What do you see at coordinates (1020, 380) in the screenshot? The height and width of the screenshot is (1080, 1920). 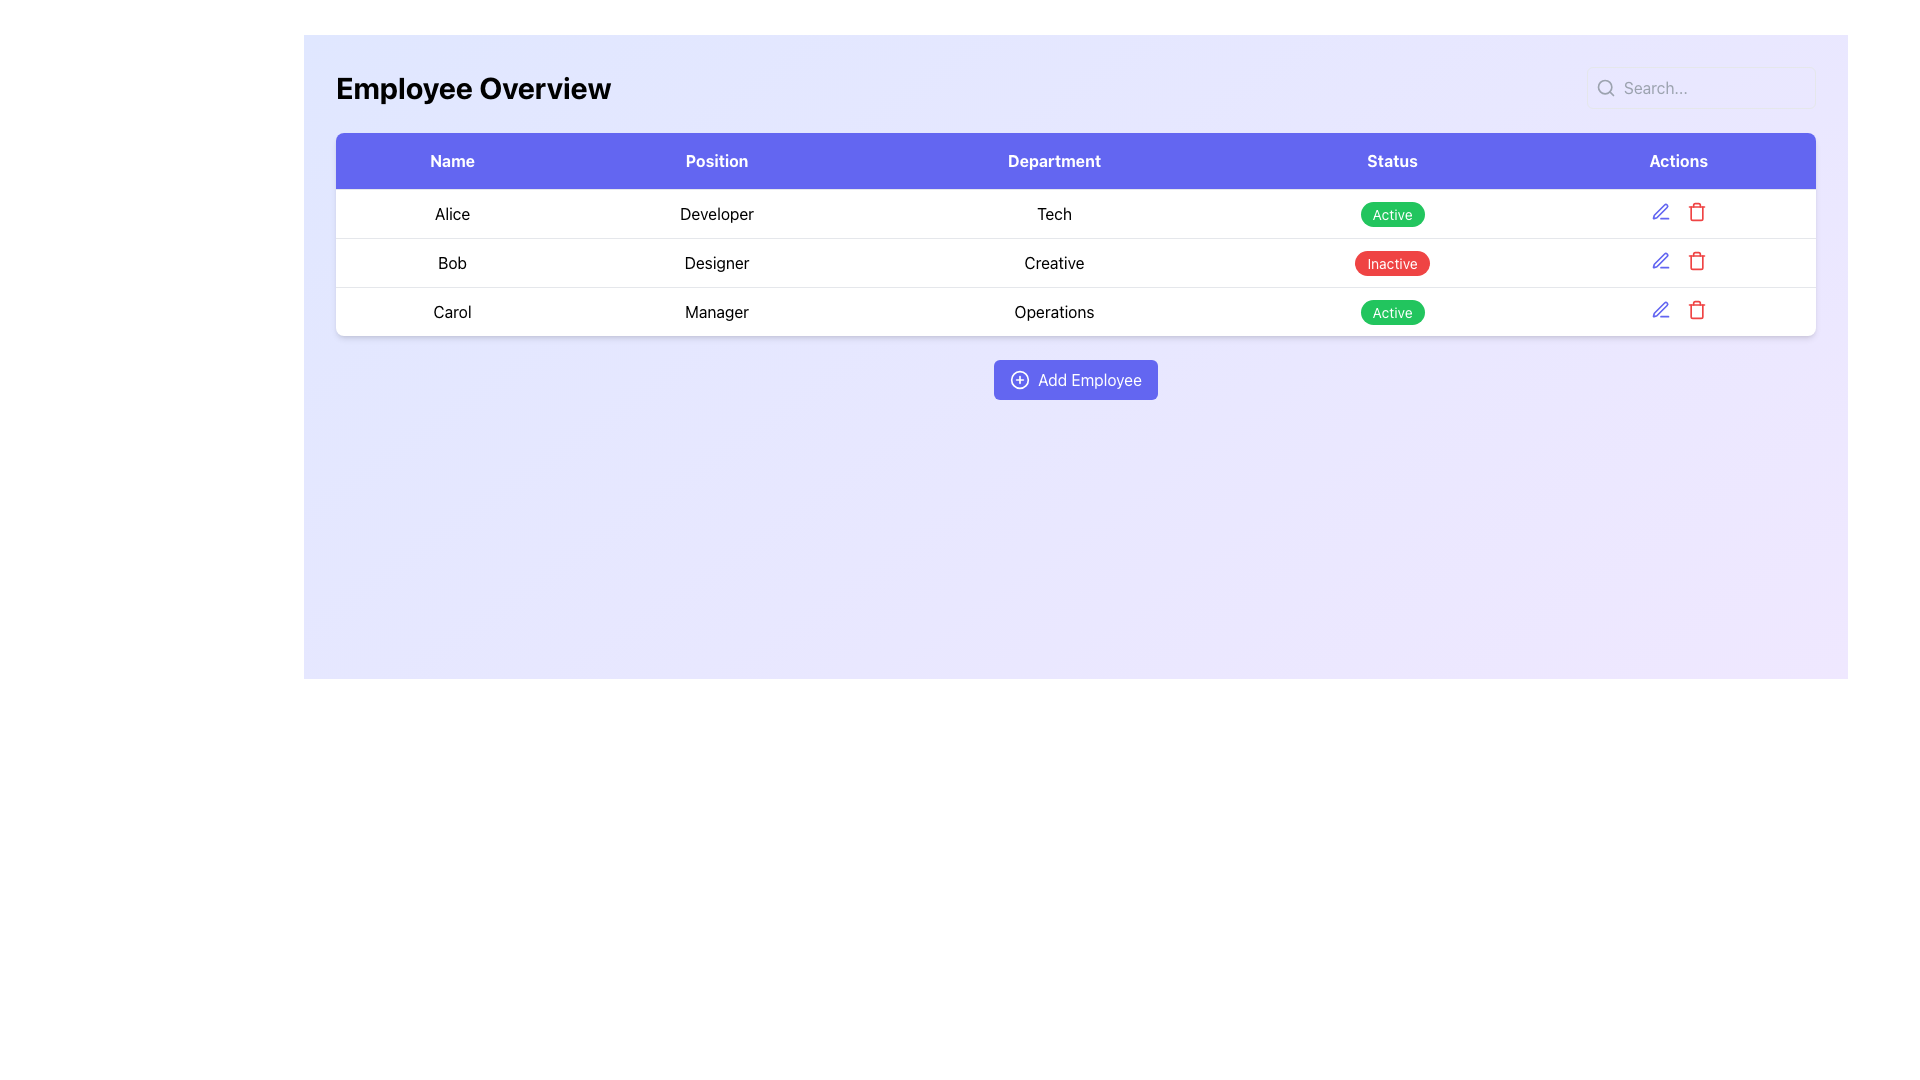 I see `Decorative icon representing the addition functionality located to the left of the 'Add Employee' button for accessibility tags` at bounding box center [1020, 380].